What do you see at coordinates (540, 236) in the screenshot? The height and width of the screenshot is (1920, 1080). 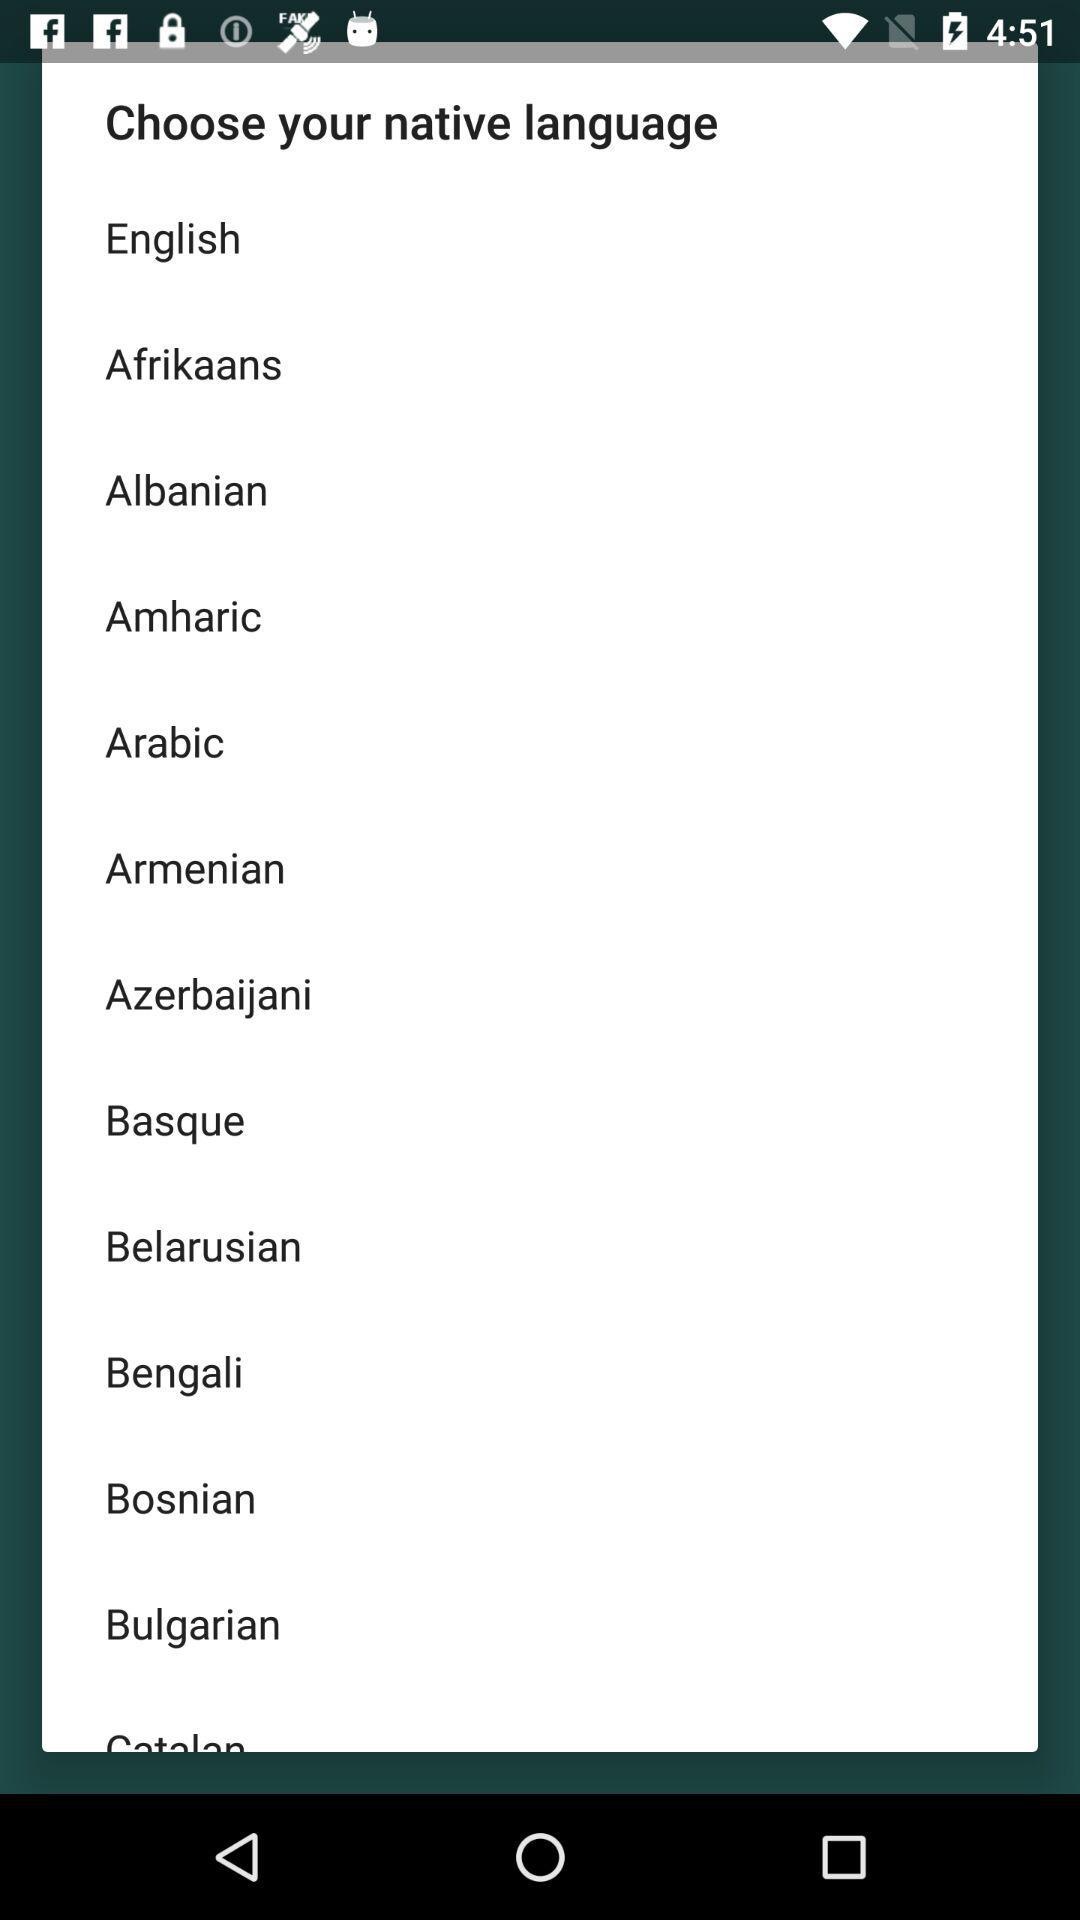 I see `english item` at bounding box center [540, 236].